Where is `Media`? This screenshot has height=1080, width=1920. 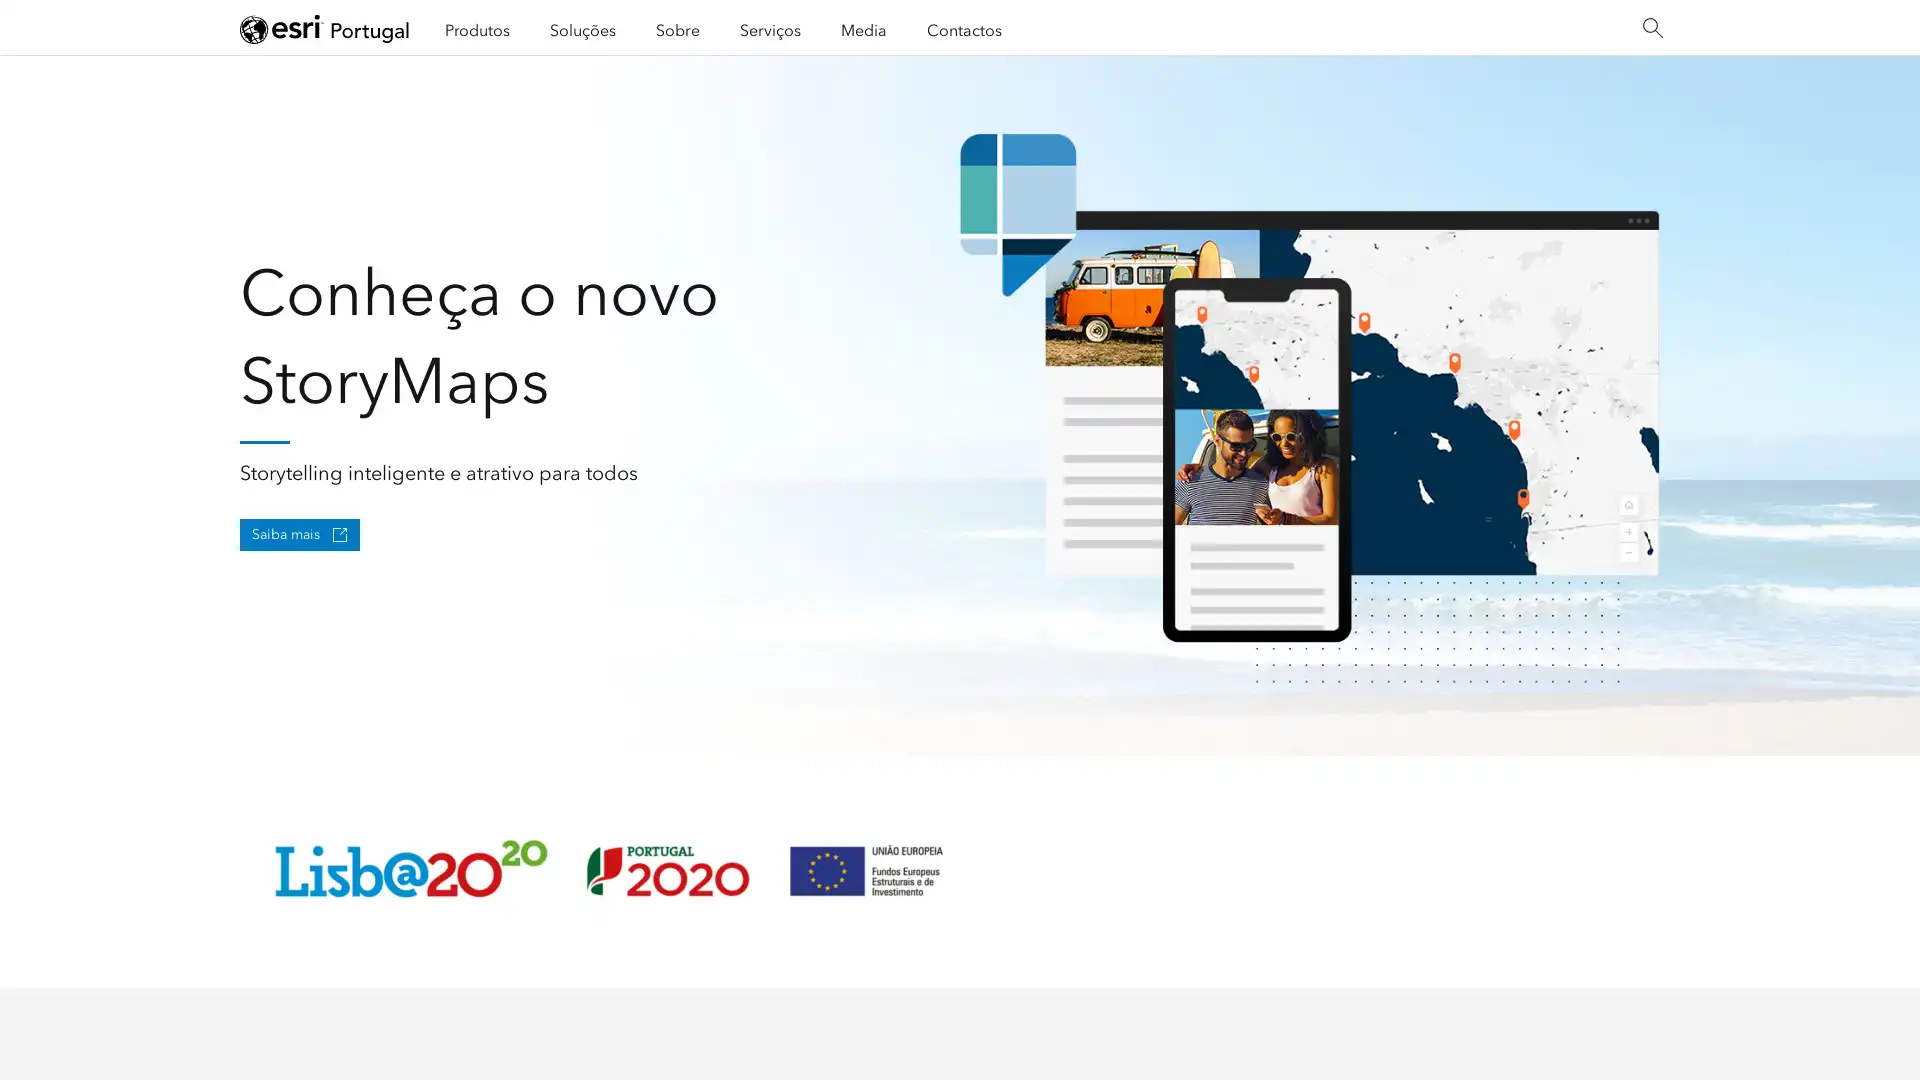 Media is located at coordinates (864, 27).